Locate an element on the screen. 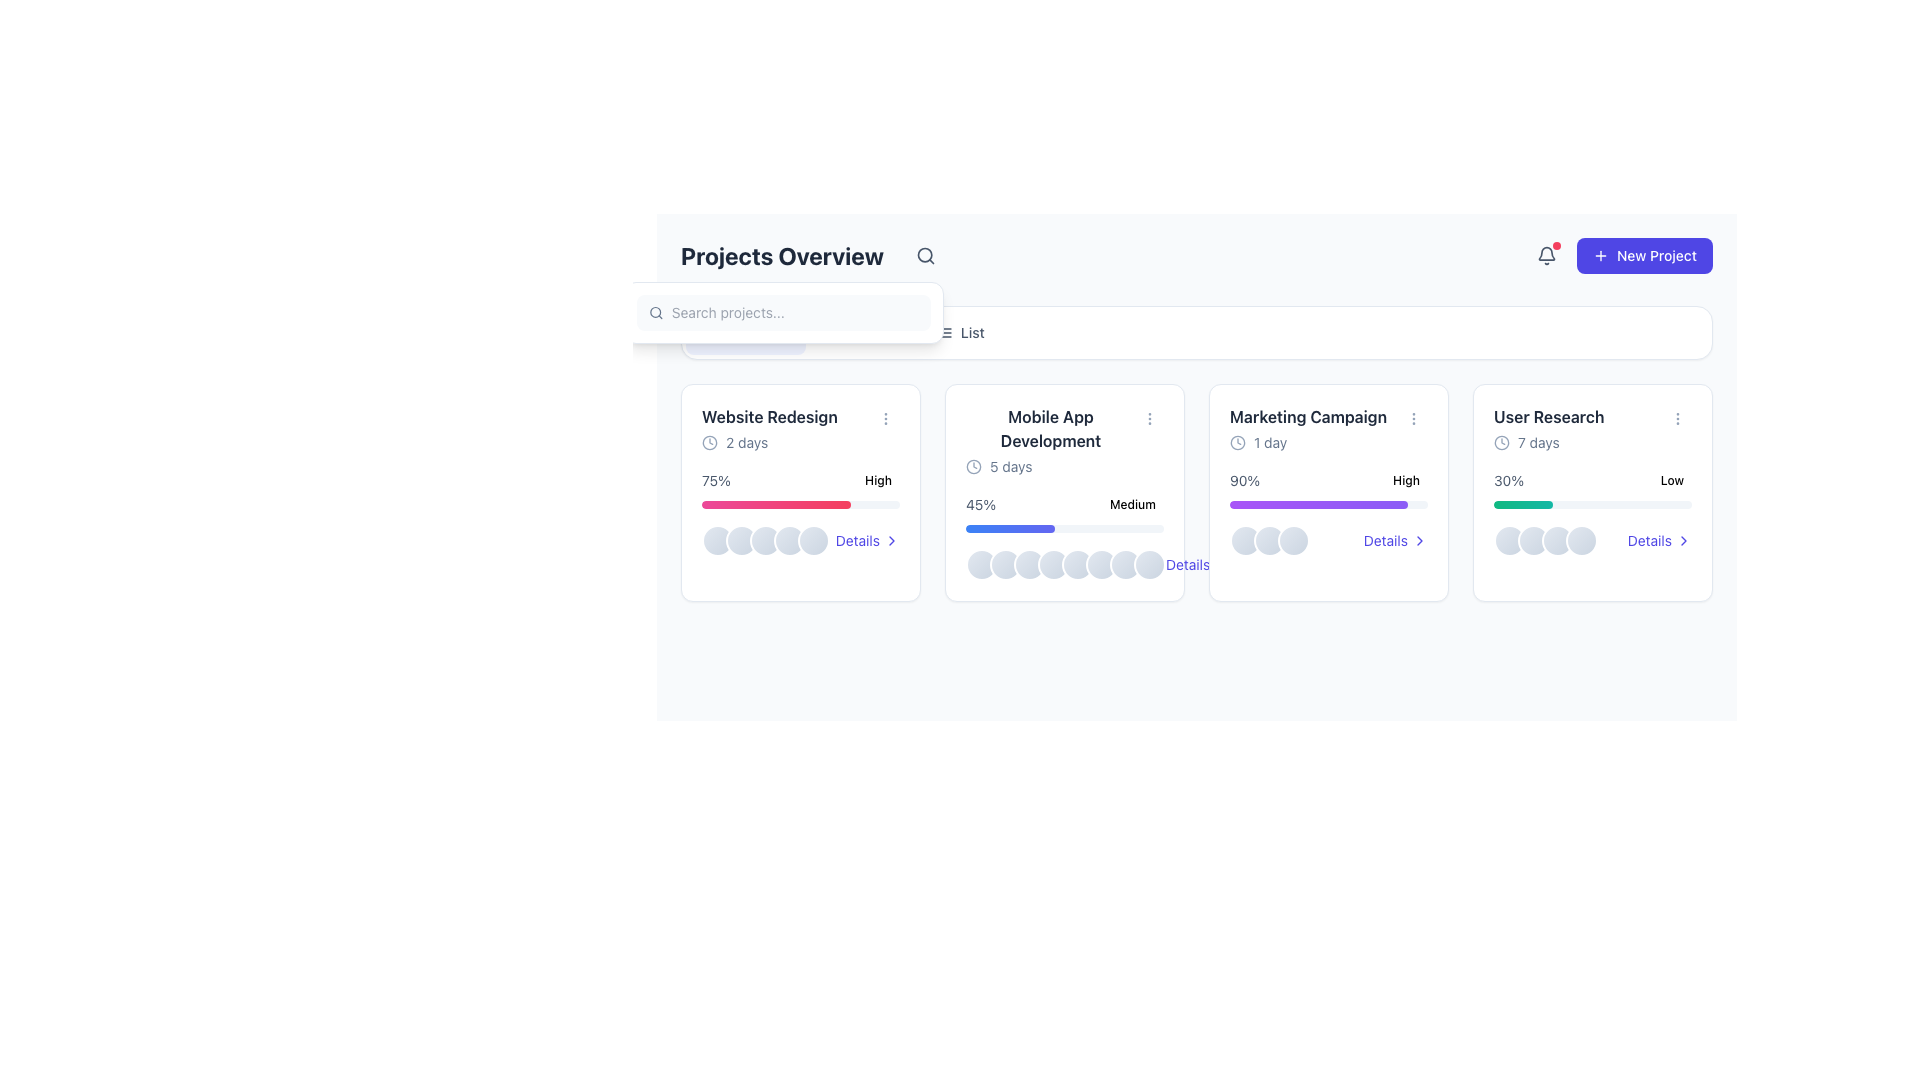 This screenshot has width=1920, height=1080. the label of the button located in the top-right corner of the interface, which is designed to create a new project is located at coordinates (1656, 254).